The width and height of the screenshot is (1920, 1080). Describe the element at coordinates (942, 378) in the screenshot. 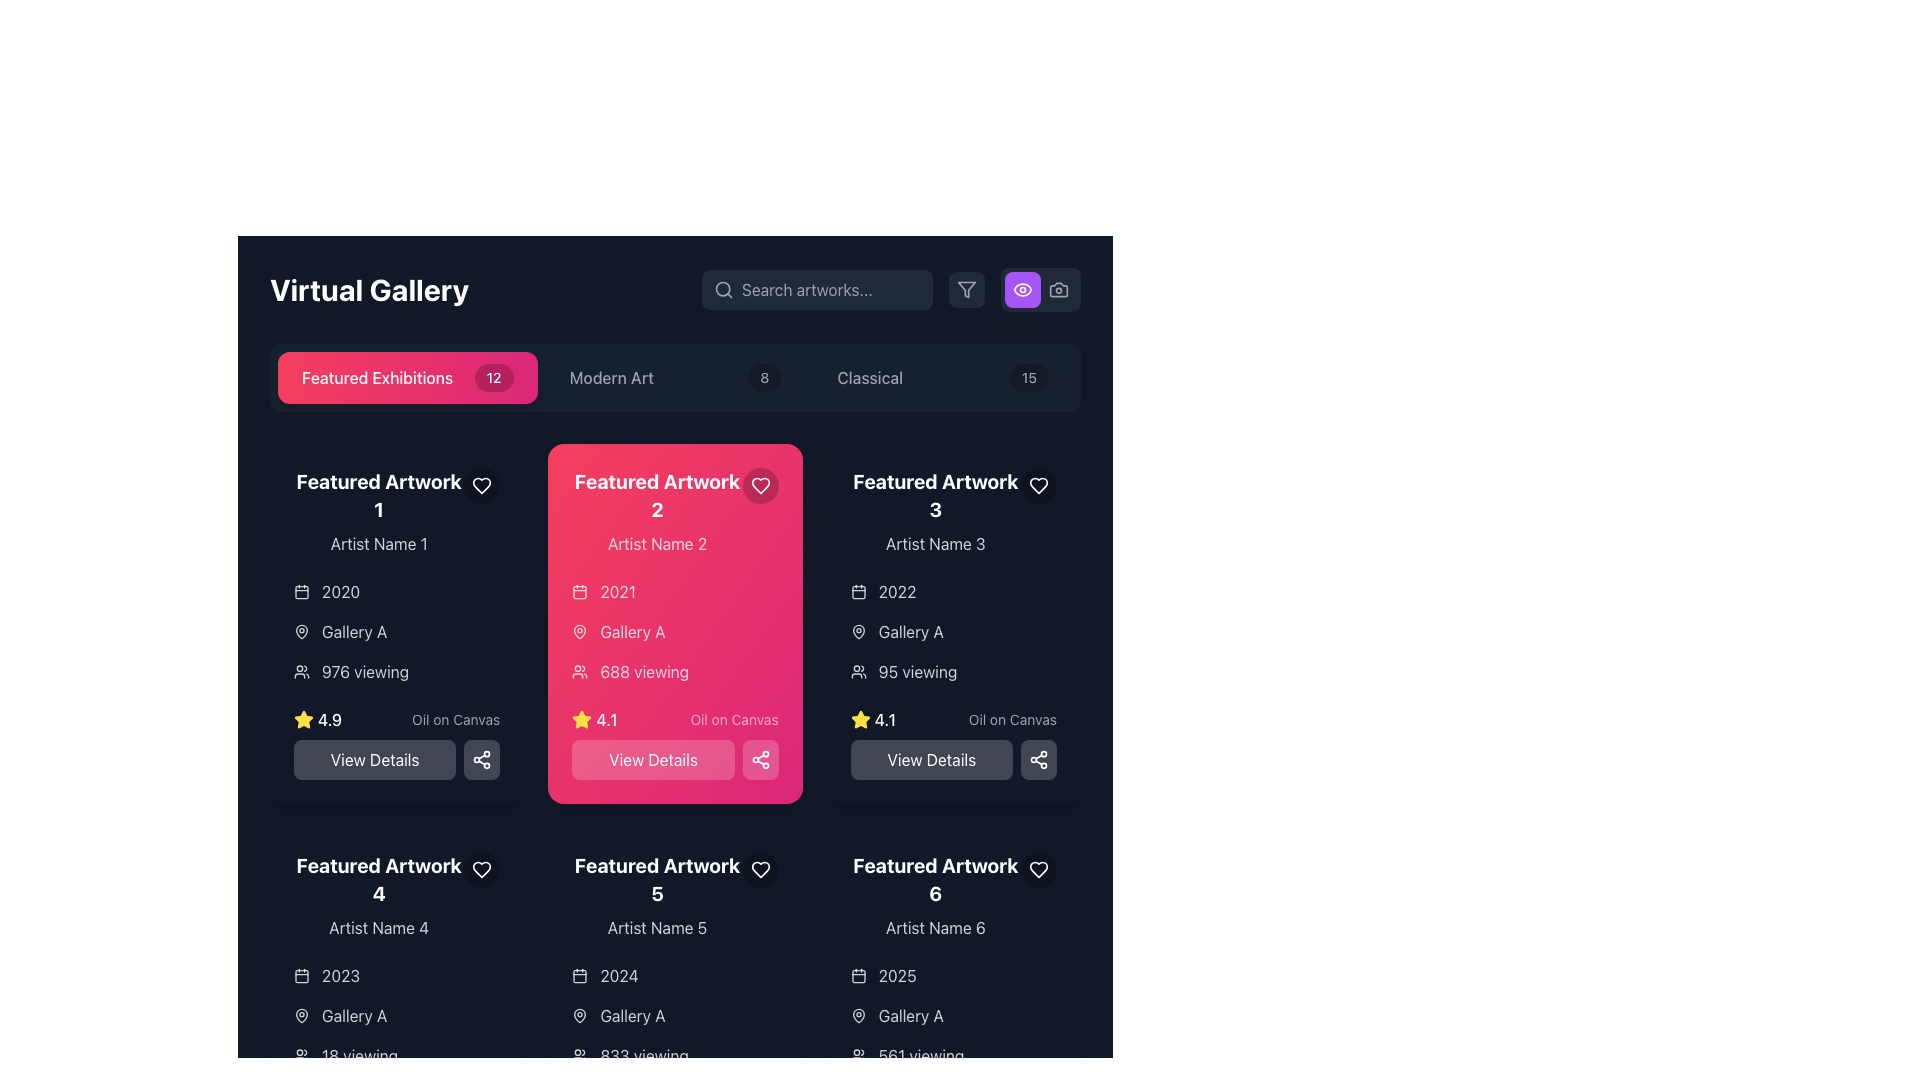

I see `the third button labeled 'Classical' in the gallery interface` at that location.